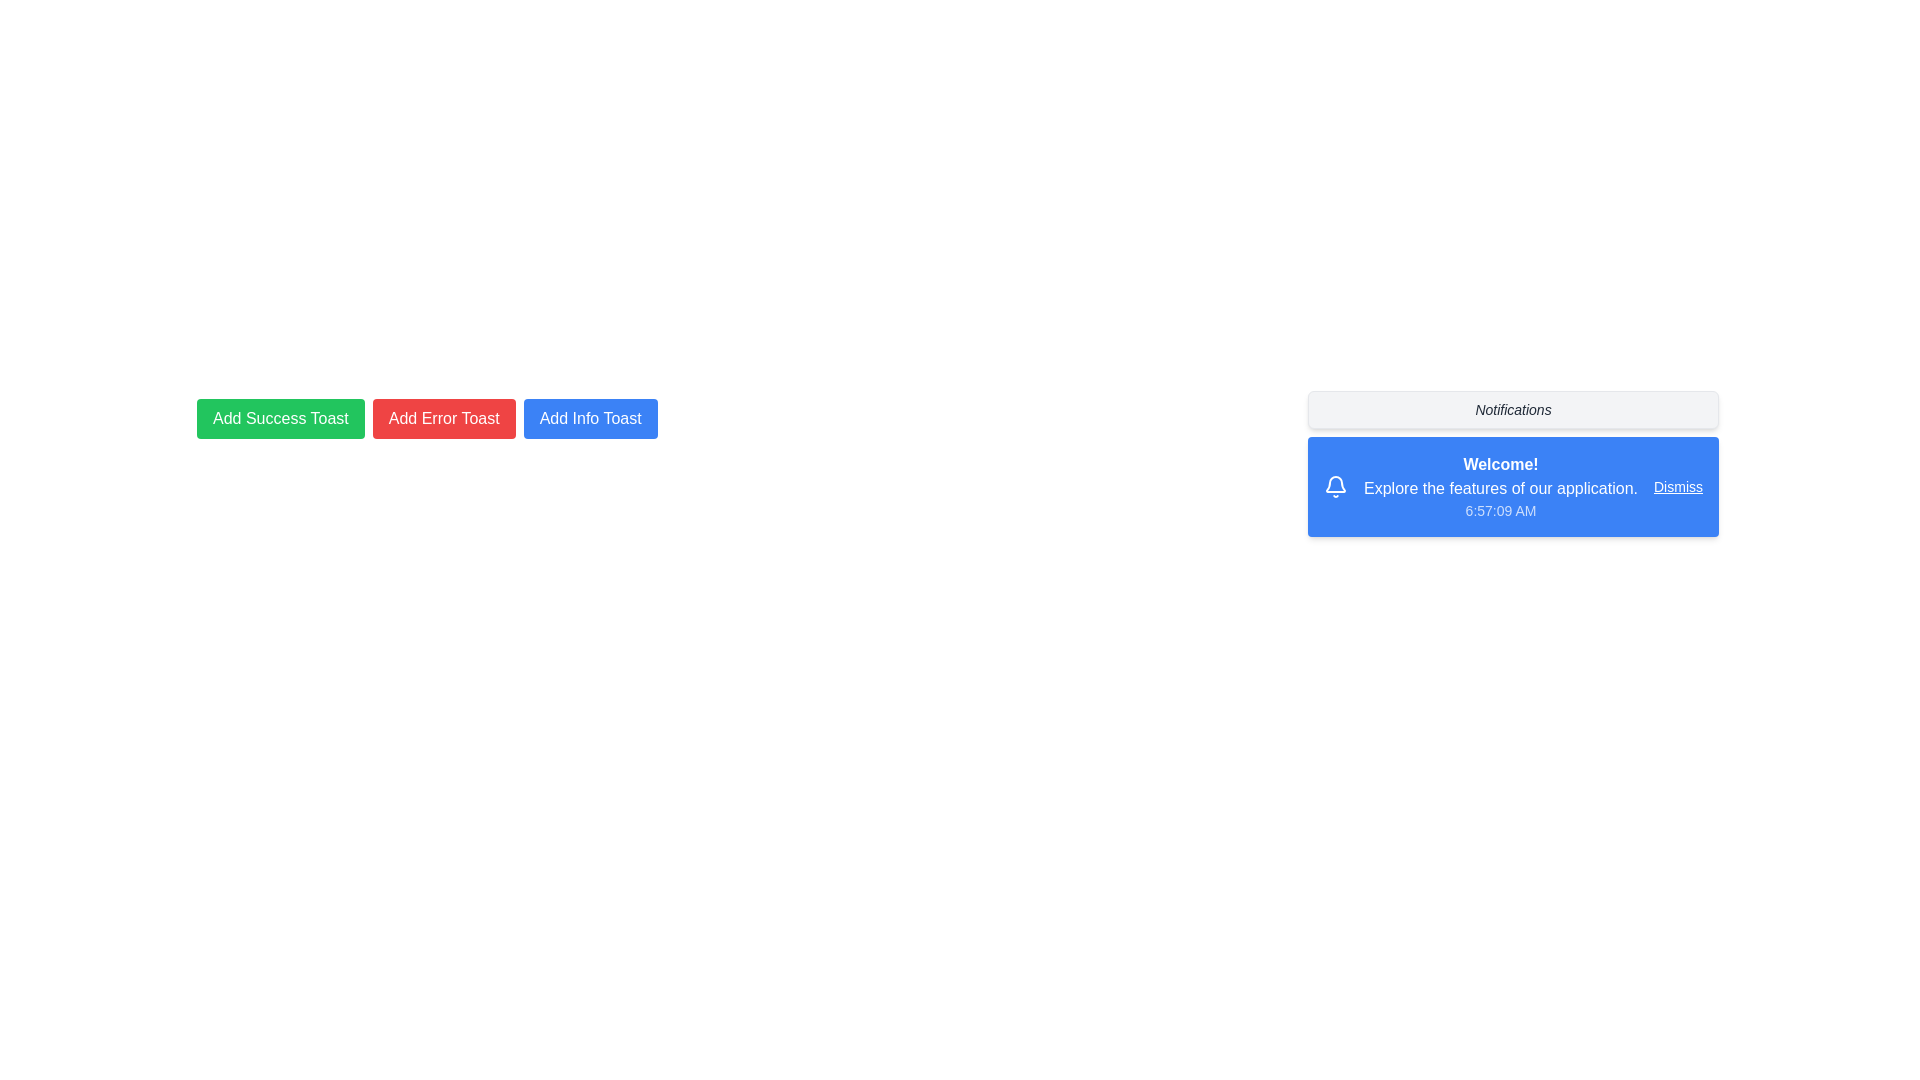  What do you see at coordinates (1501, 489) in the screenshot?
I see `text element that displays 'Explore the features of our application.' which is located in a notification-style box, below the 'Welcome!' heading` at bounding box center [1501, 489].